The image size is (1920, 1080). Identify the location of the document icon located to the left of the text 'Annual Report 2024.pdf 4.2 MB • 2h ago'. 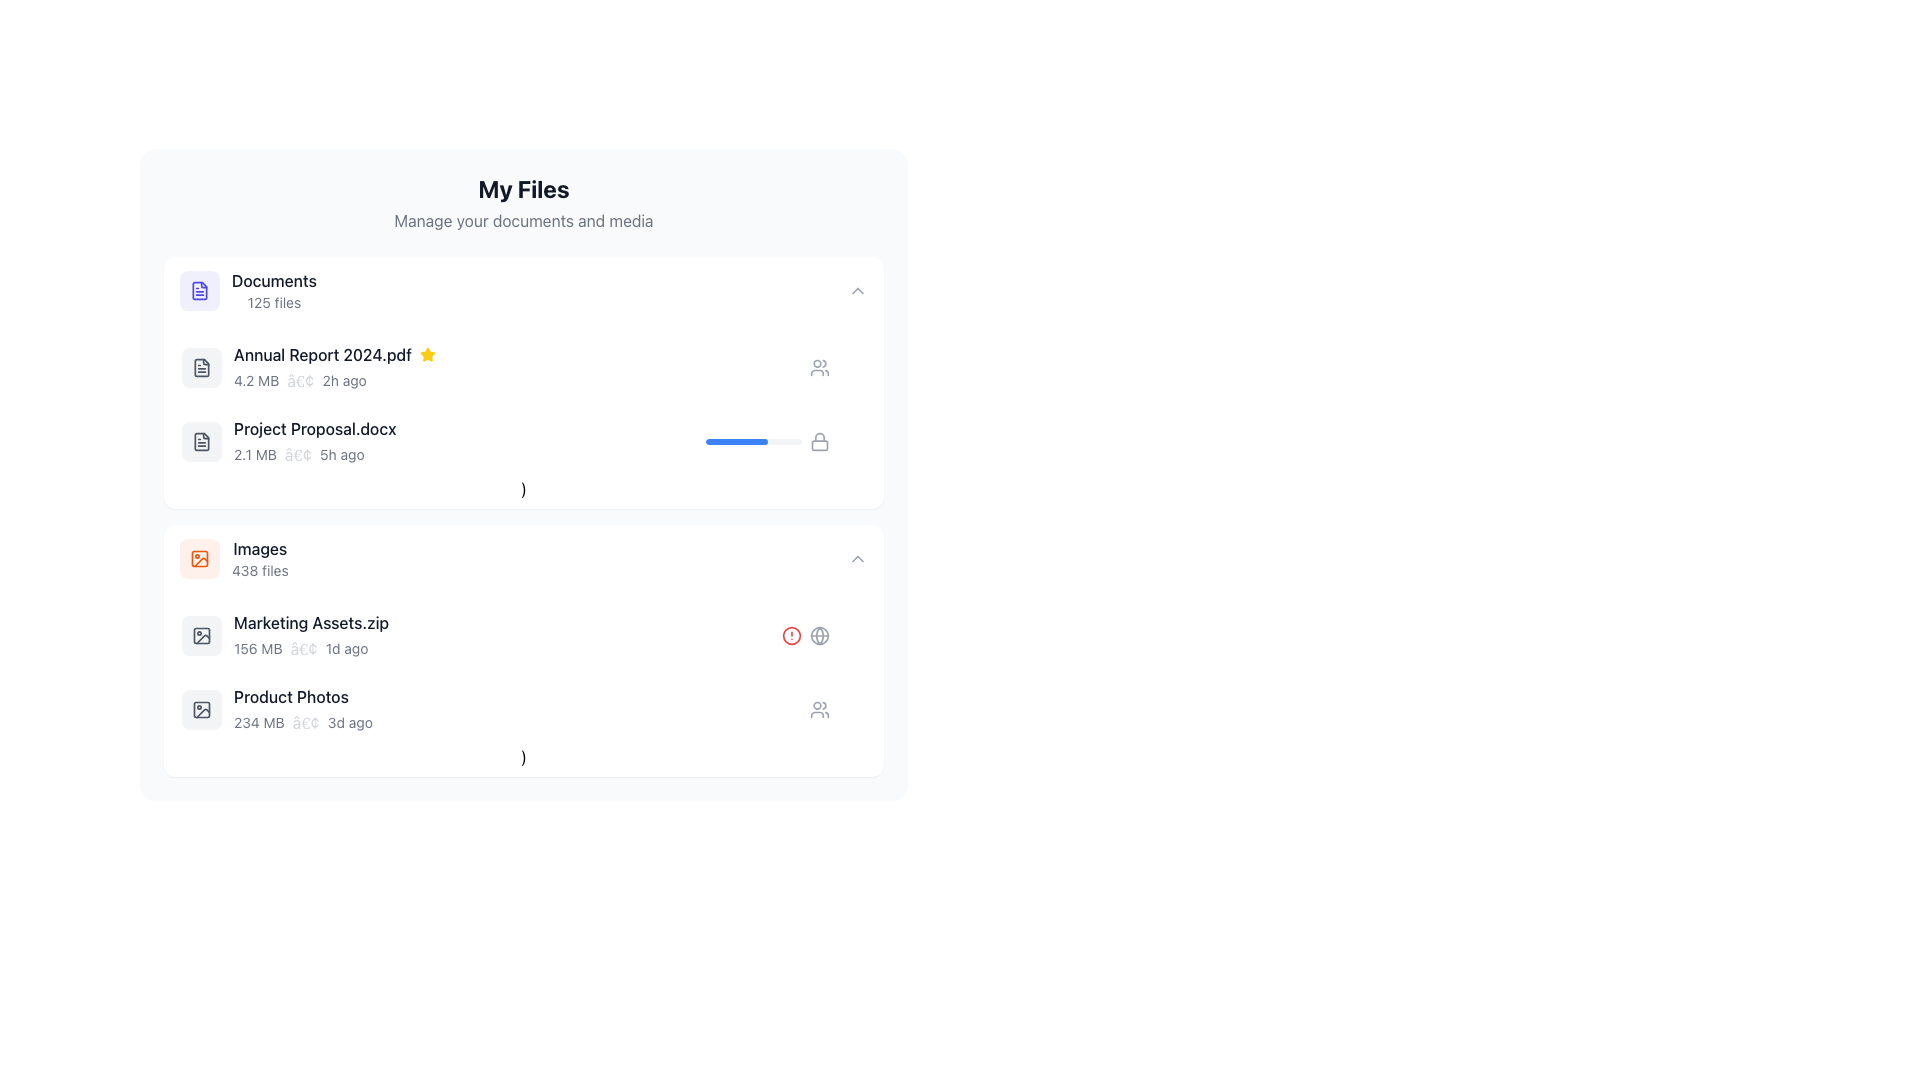
(201, 367).